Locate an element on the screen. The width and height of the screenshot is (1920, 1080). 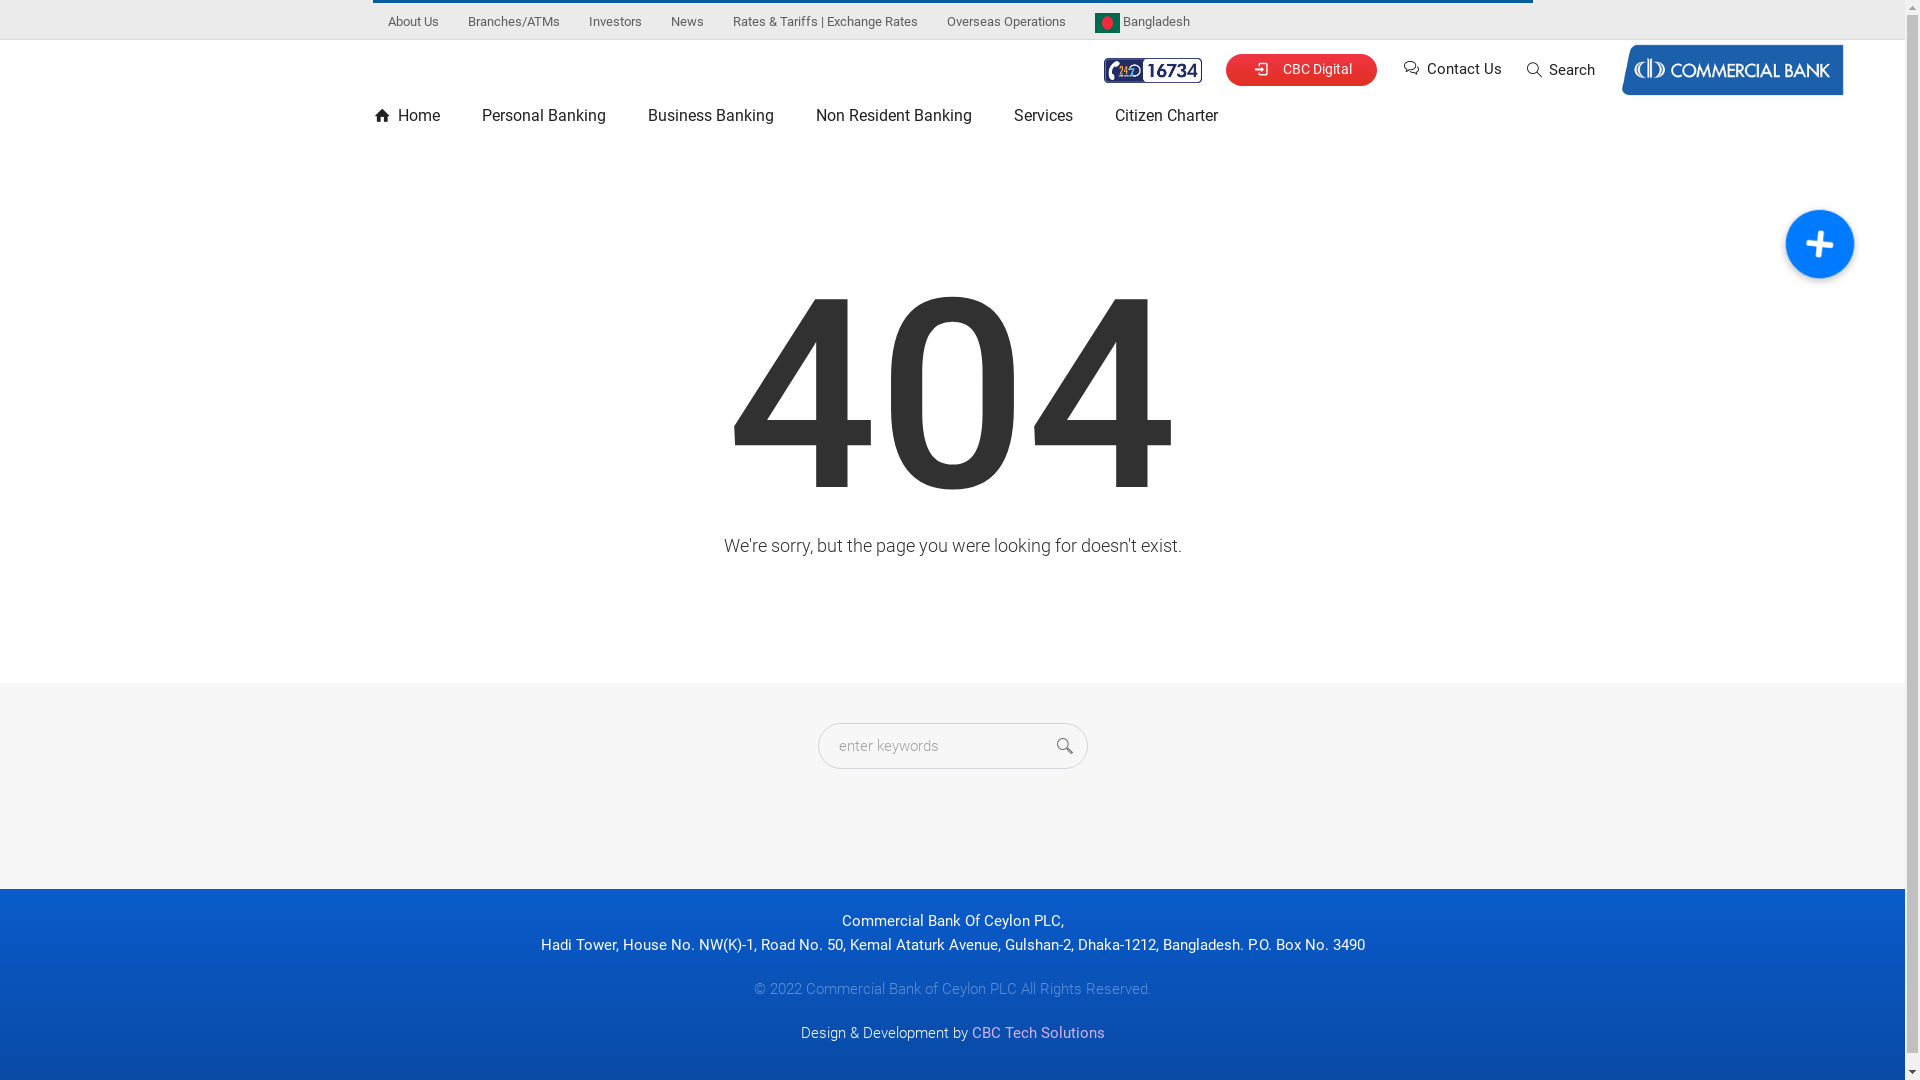
'Branches/ATMs' is located at coordinates (513, 21).